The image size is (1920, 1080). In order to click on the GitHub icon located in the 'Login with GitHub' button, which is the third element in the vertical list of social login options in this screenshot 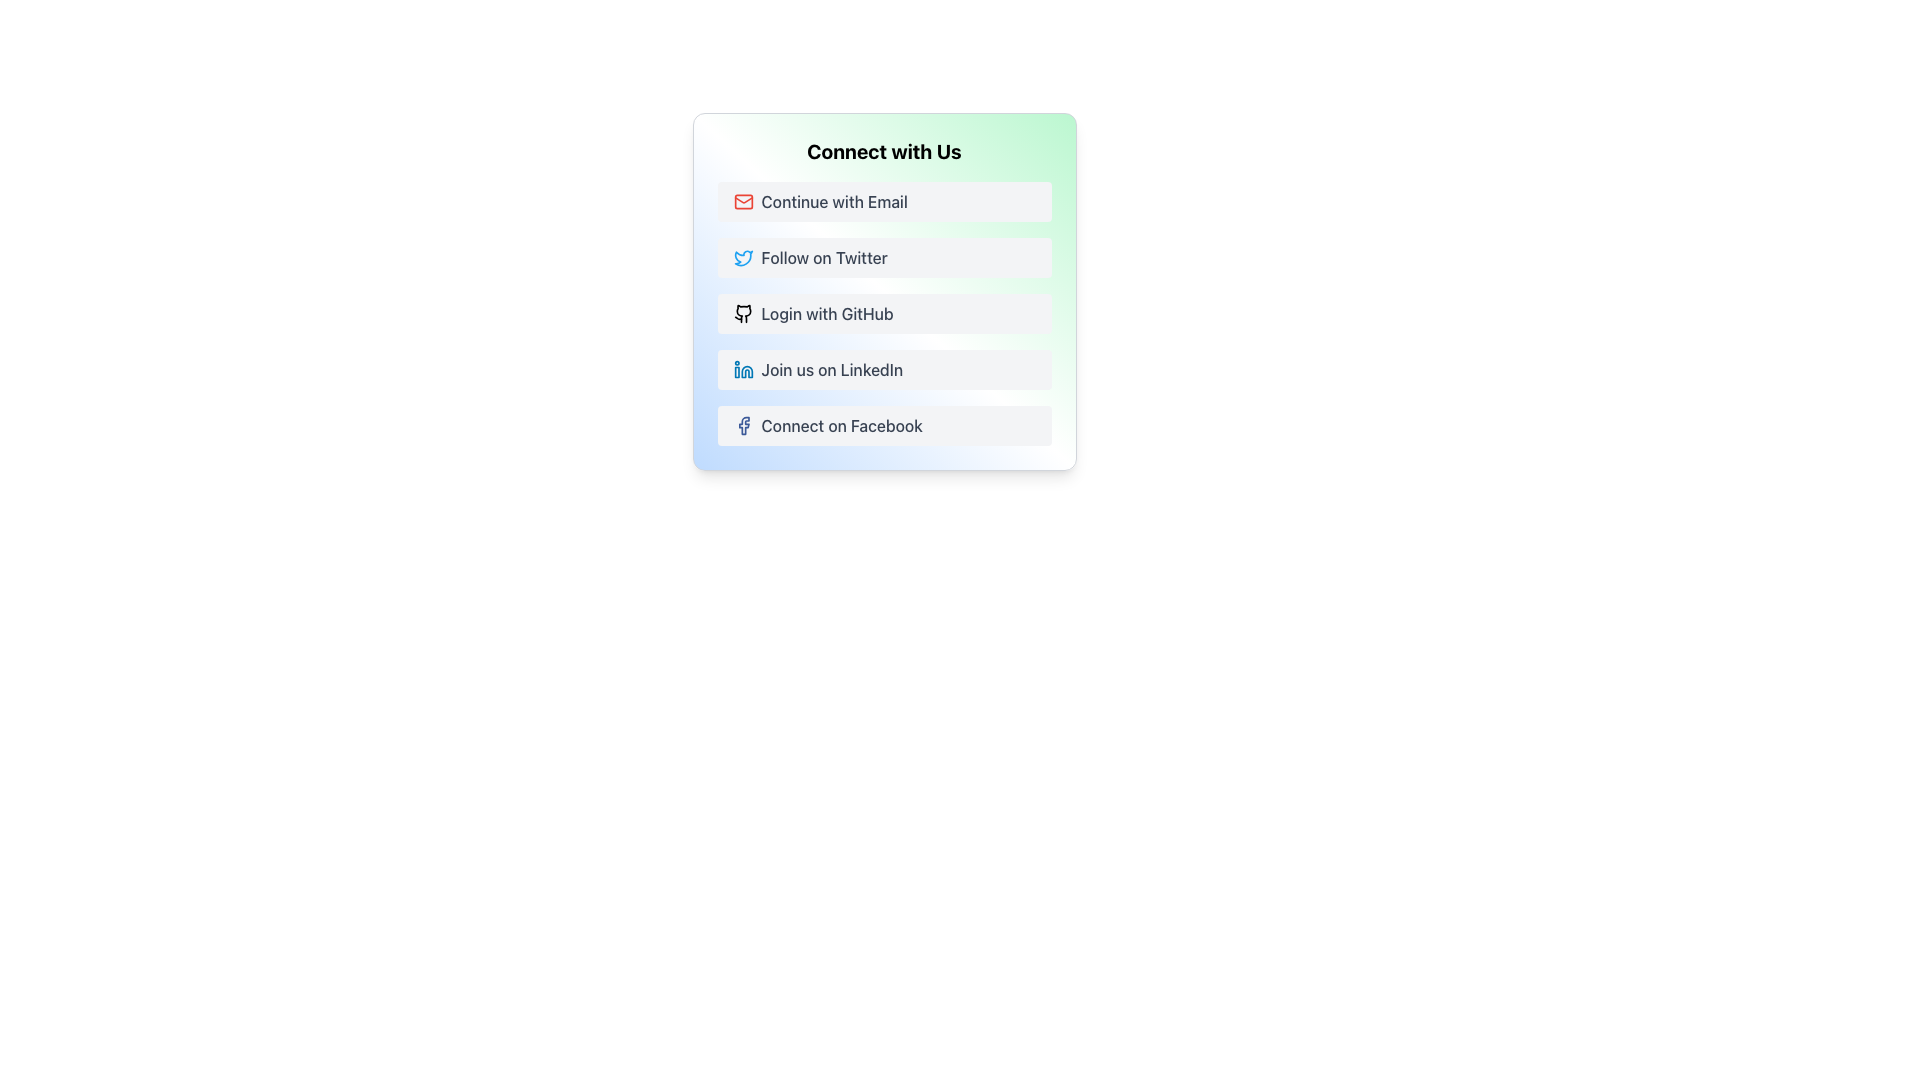, I will do `click(742, 313)`.